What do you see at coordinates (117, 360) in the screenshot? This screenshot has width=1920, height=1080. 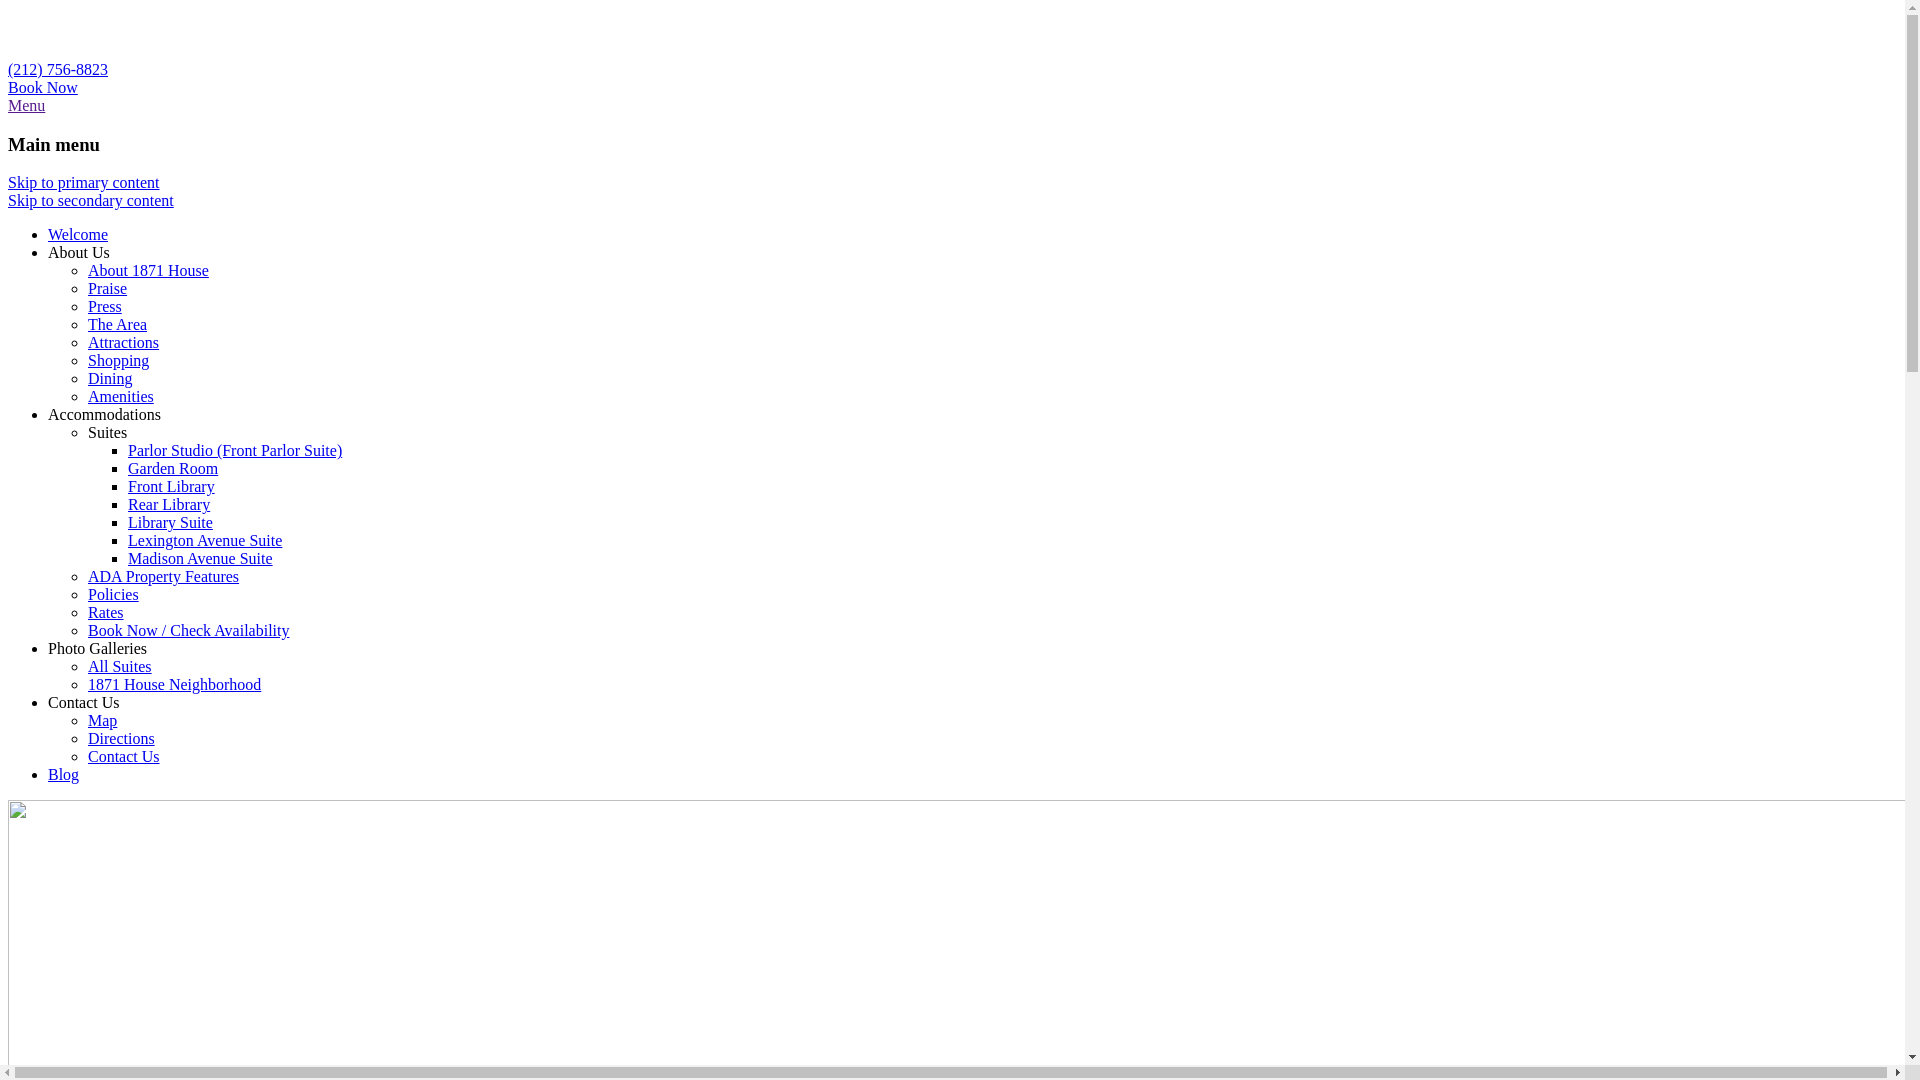 I see `'Shopping'` at bounding box center [117, 360].